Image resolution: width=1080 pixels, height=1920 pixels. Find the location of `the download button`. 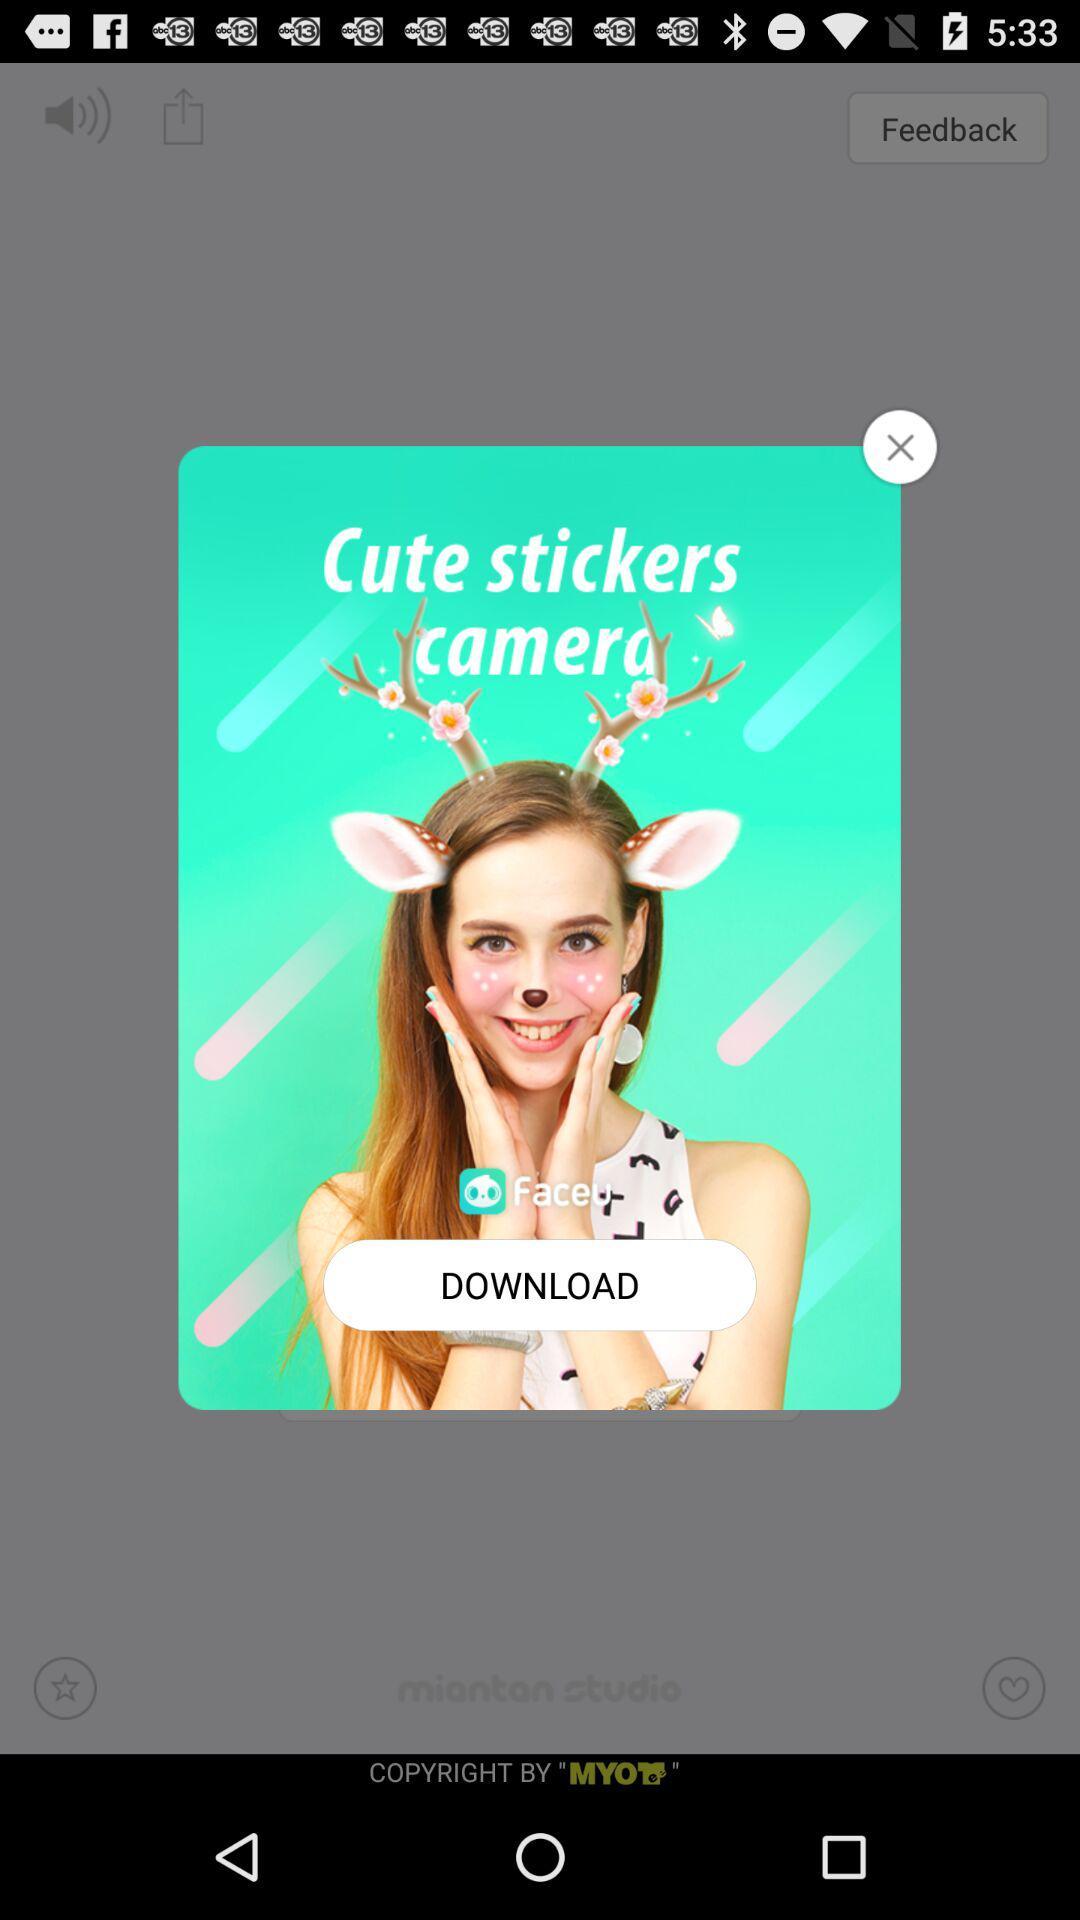

the download button is located at coordinates (540, 1285).